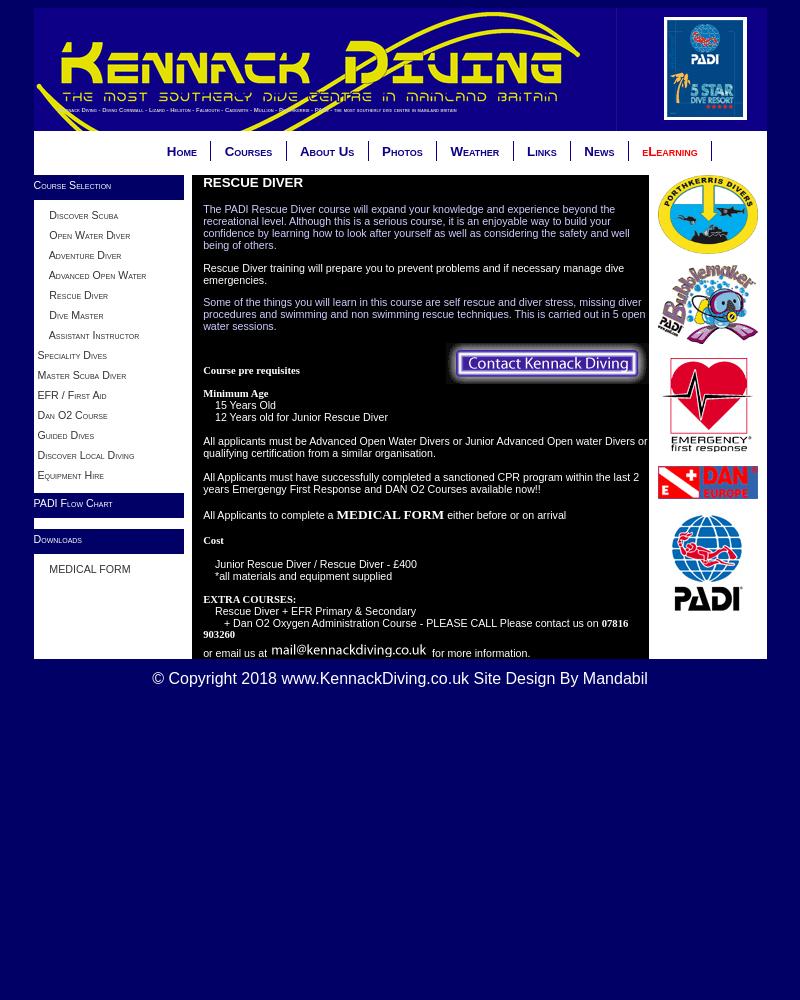 The image size is (800, 1000). What do you see at coordinates (35, 394) in the screenshot?
I see `'EFR / First Aid'` at bounding box center [35, 394].